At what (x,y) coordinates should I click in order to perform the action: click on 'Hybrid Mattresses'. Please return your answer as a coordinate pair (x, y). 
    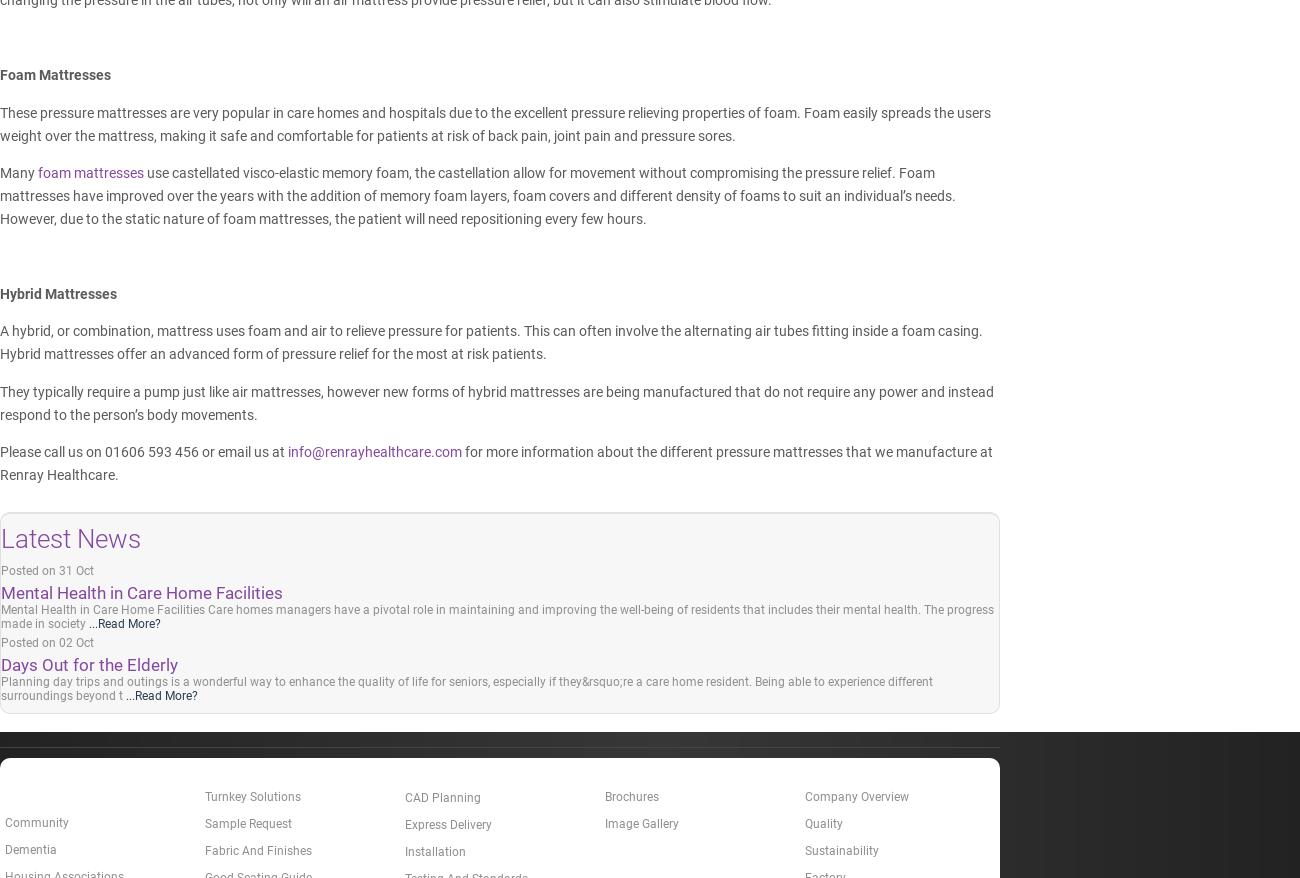
    Looking at the image, I should click on (58, 292).